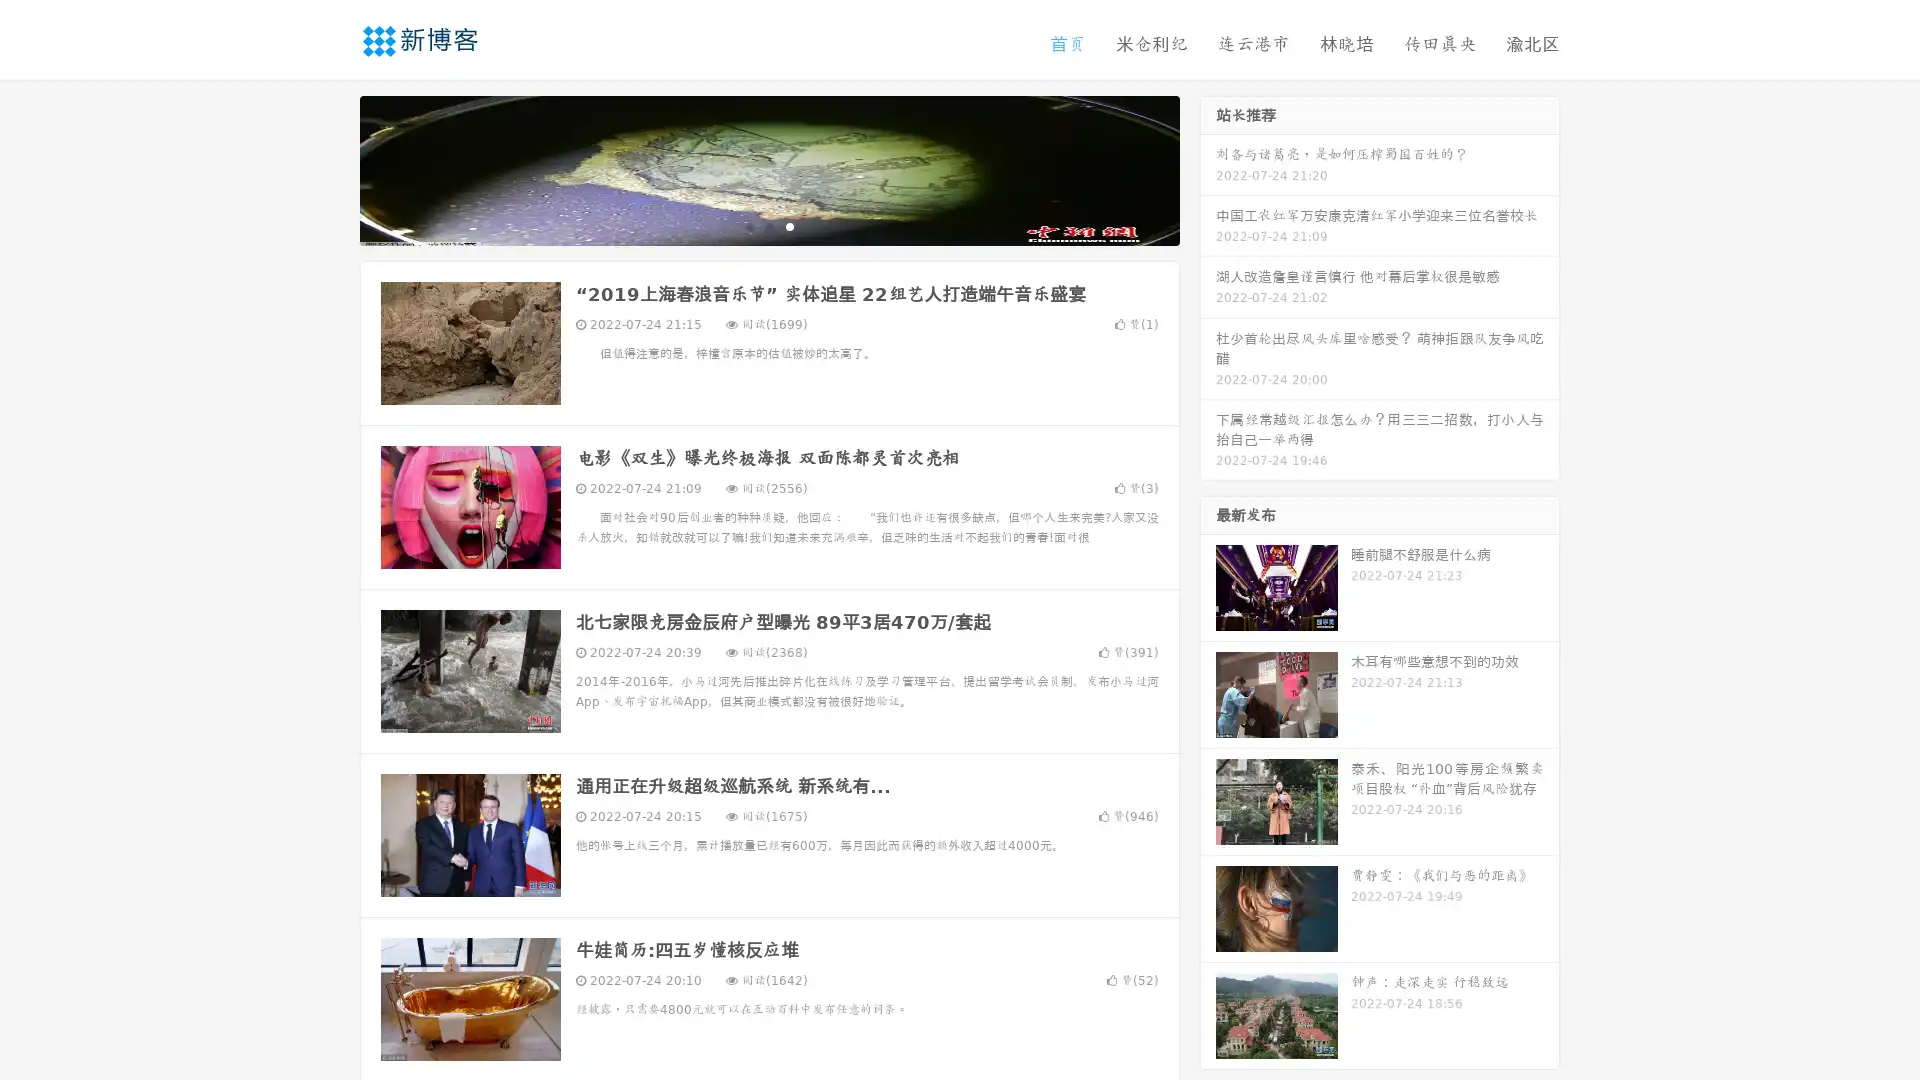 This screenshot has height=1080, width=1920. What do you see at coordinates (768, 225) in the screenshot?
I see `Go to slide 2` at bounding box center [768, 225].